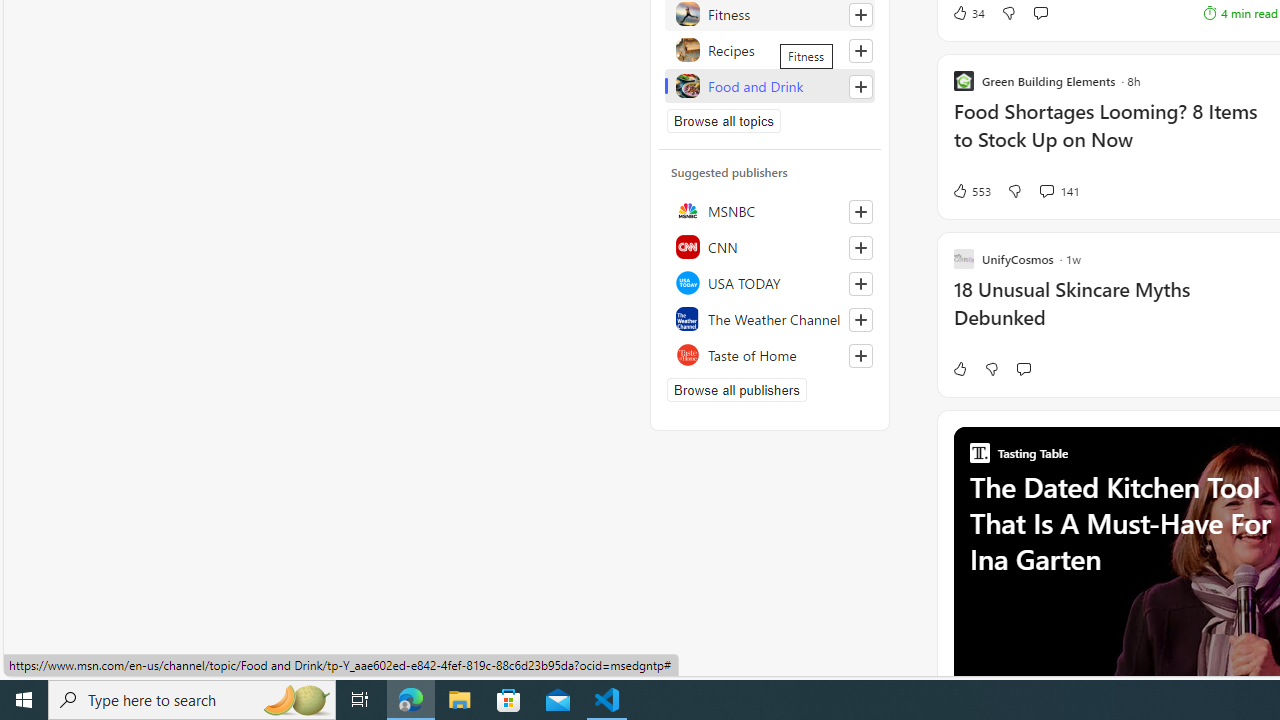 The image size is (1280, 720). Describe the element at coordinates (860, 86) in the screenshot. I see `'Follow this topic'` at that location.